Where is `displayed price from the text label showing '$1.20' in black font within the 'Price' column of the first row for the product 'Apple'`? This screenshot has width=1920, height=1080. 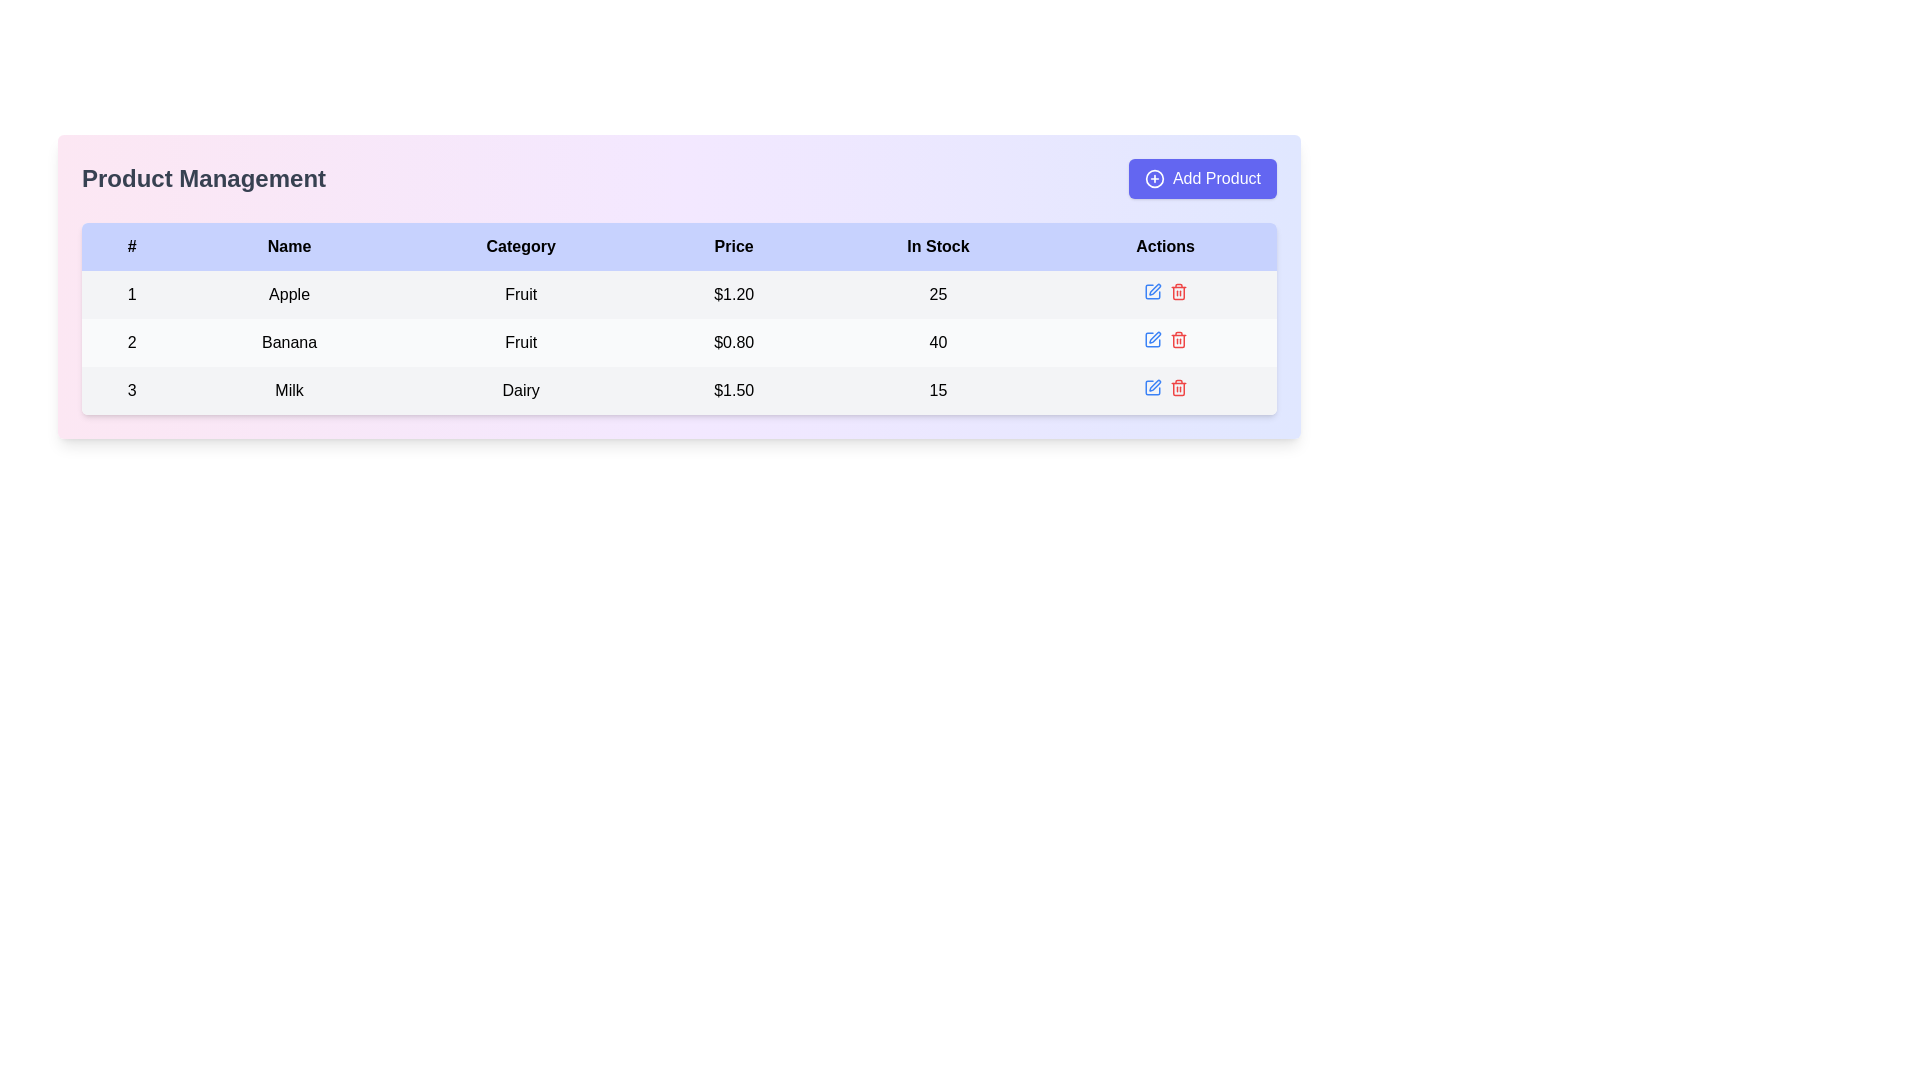 displayed price from the text label showing '$1.20' in black font within the 'Price' column of the first row for the product 'Apple' is located at coordinates (733, 294).